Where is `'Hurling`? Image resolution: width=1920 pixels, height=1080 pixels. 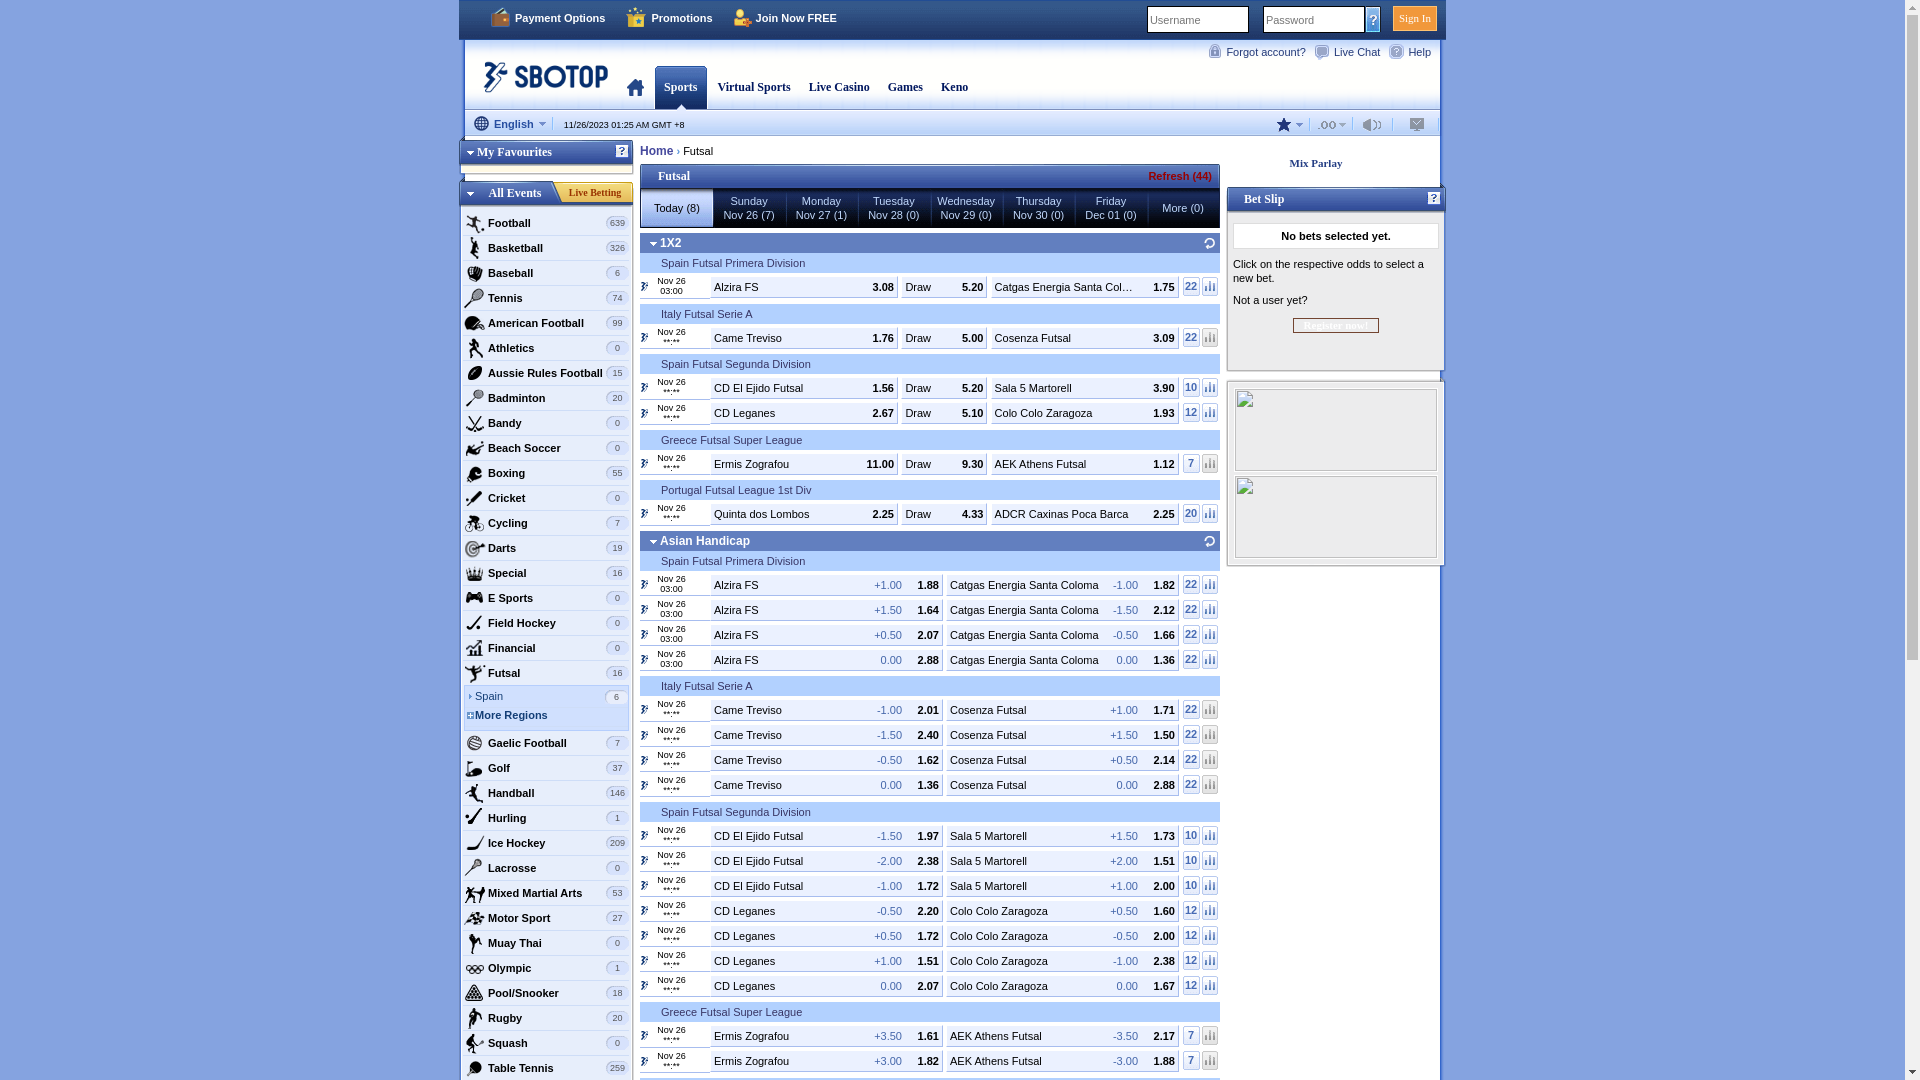
'Hurling is located at coordinates (461, 817).